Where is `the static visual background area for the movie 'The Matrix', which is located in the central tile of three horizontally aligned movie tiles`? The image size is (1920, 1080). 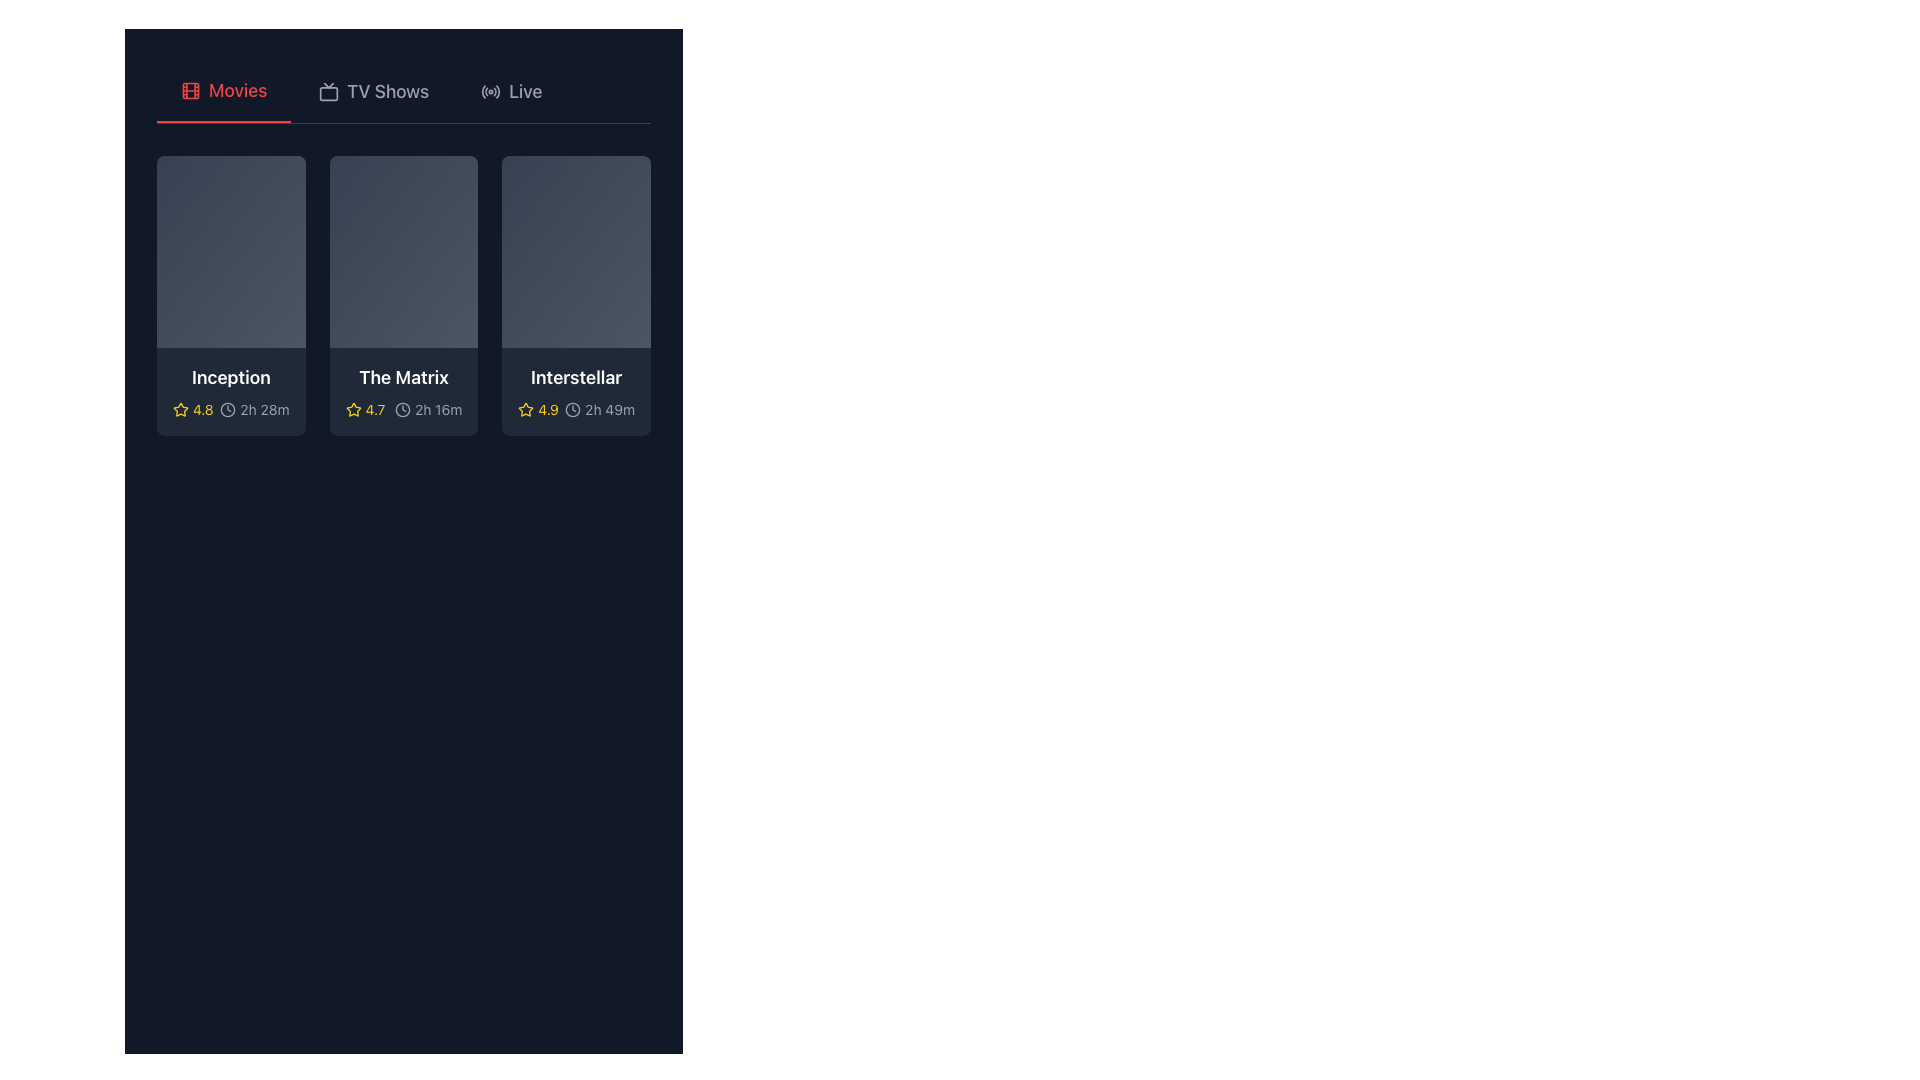 the static visual background area for the movie 'The Matrix', which is located in the central tile of three horizontally aligned movie tiles is located at coordinates (402, 250).